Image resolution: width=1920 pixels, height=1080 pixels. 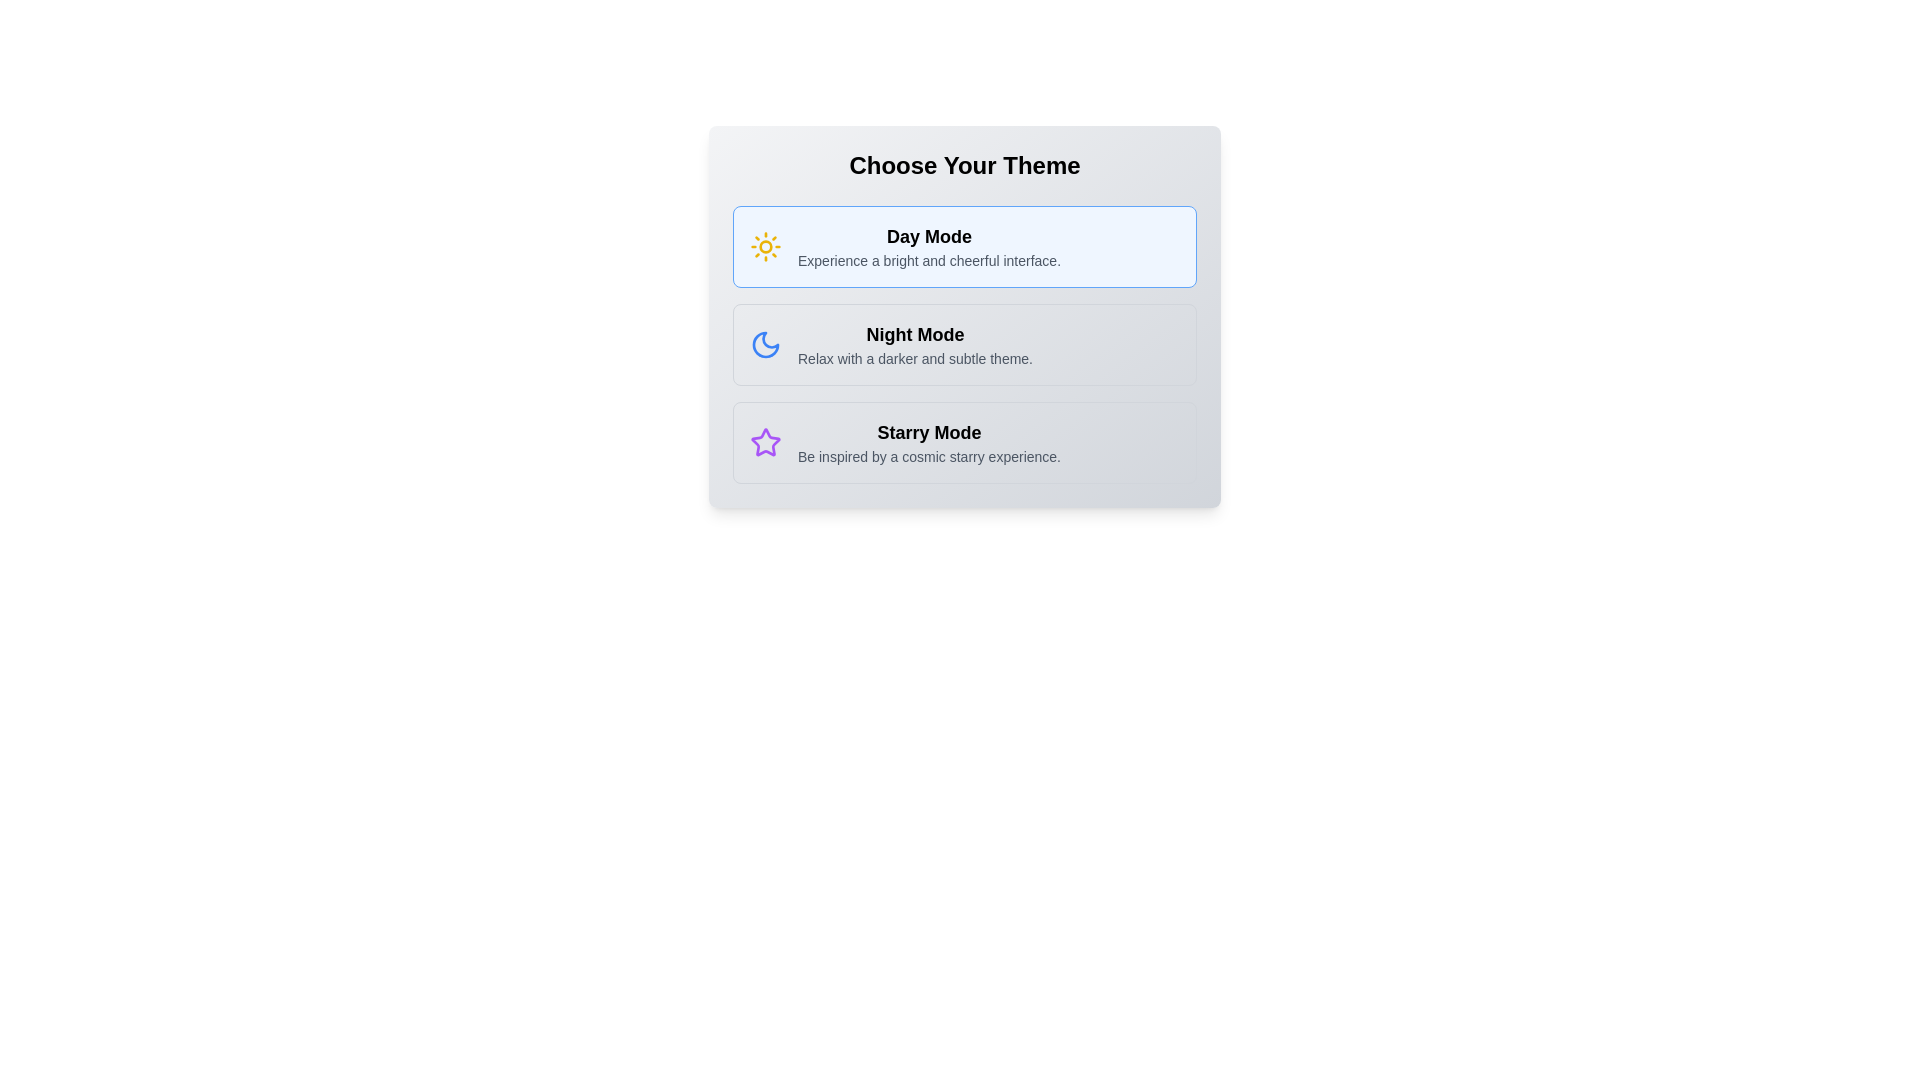 What do you see at coordinates (914, 343) in the screenshot?
I see `the 'Night Mode' text block` at bounding box center [914, 343].